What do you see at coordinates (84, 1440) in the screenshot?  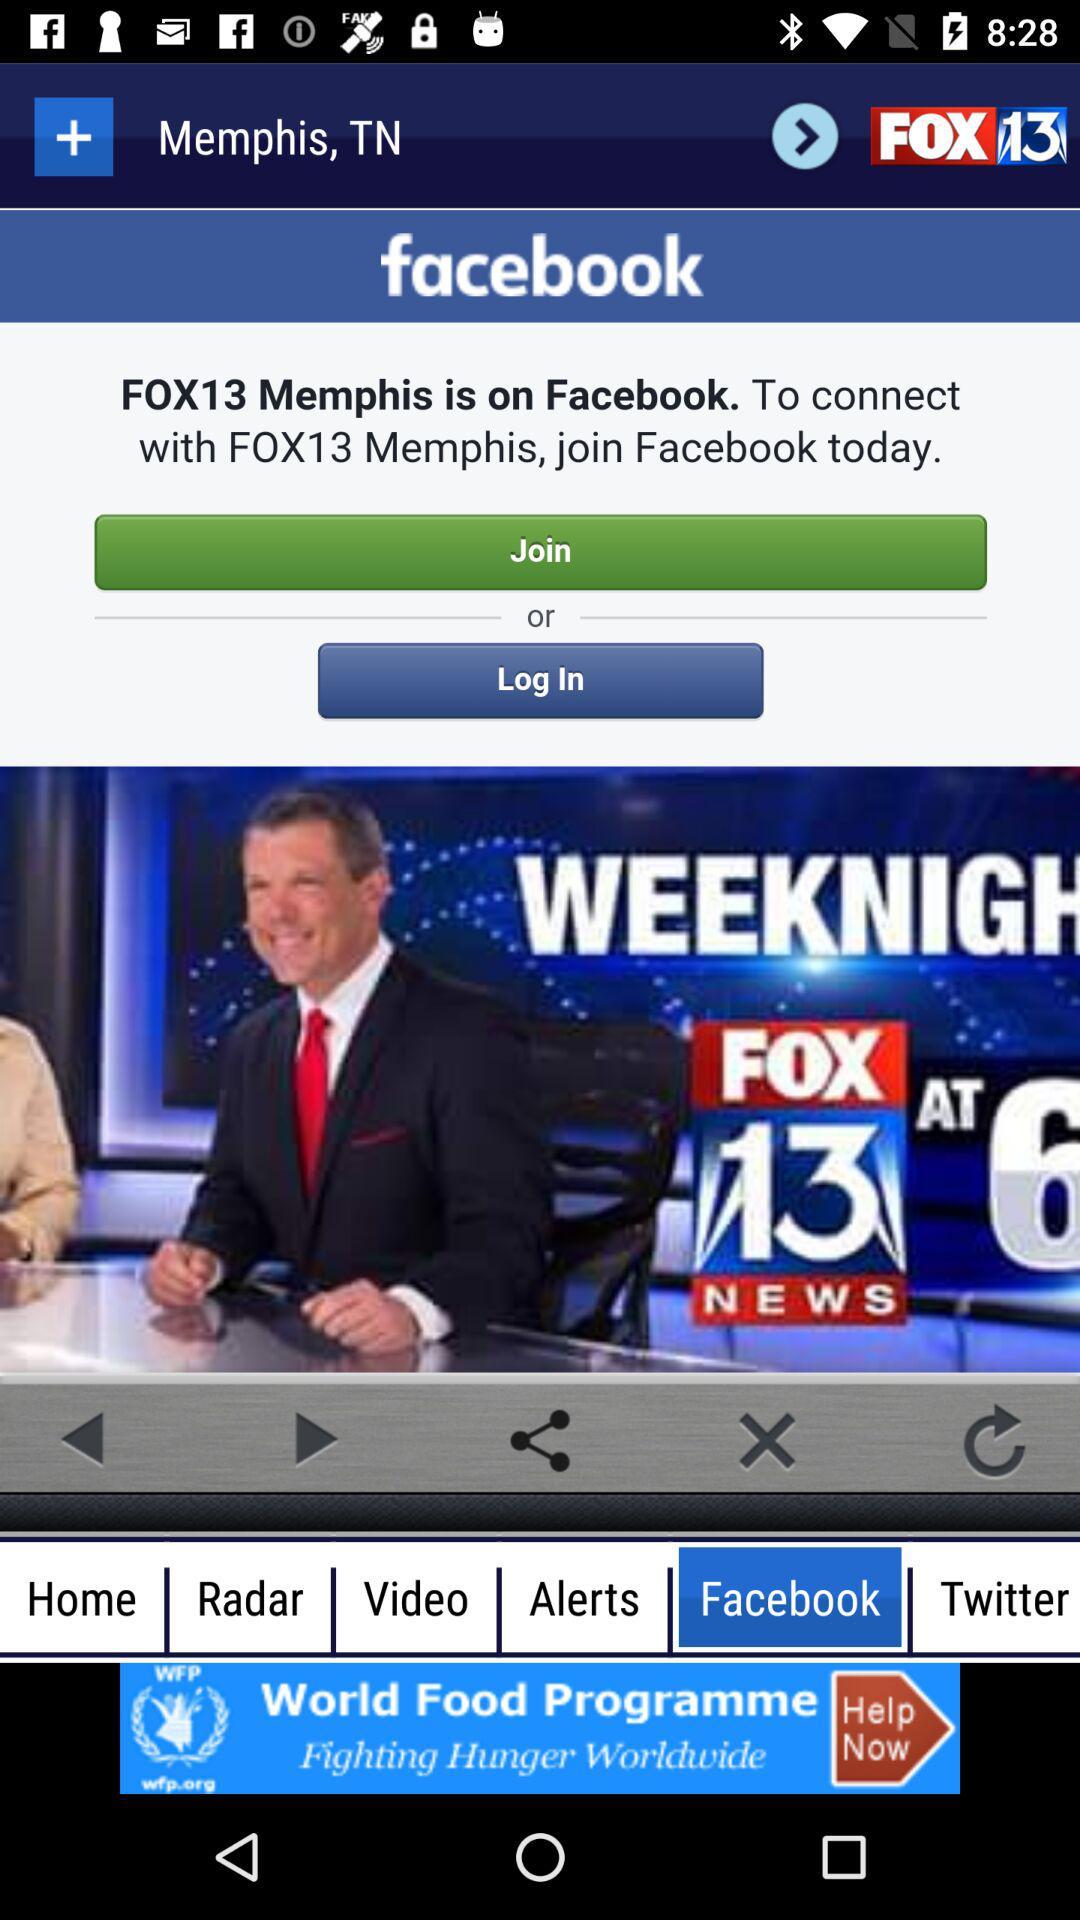 I see `previous post` at bounding box center [84, 1440].